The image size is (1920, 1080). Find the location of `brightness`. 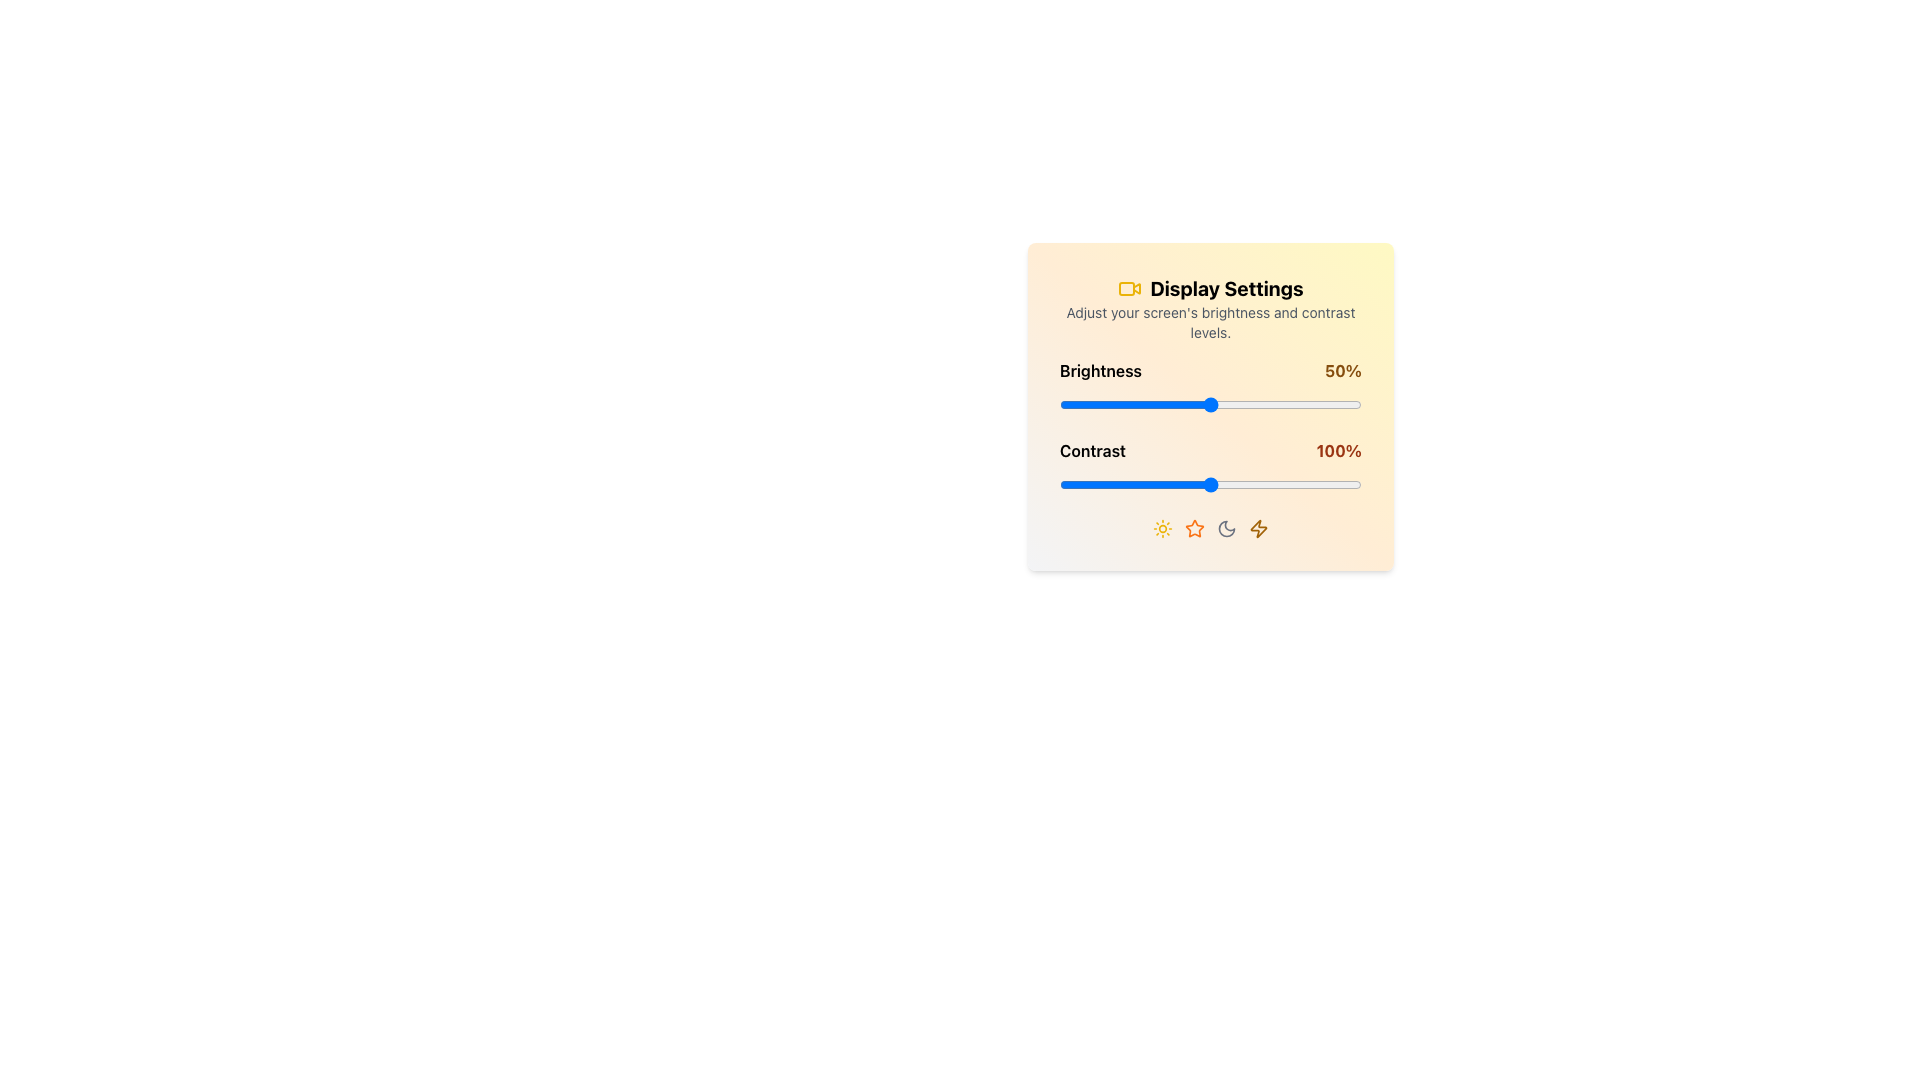

brightness is located at coordinates (1080, 405).